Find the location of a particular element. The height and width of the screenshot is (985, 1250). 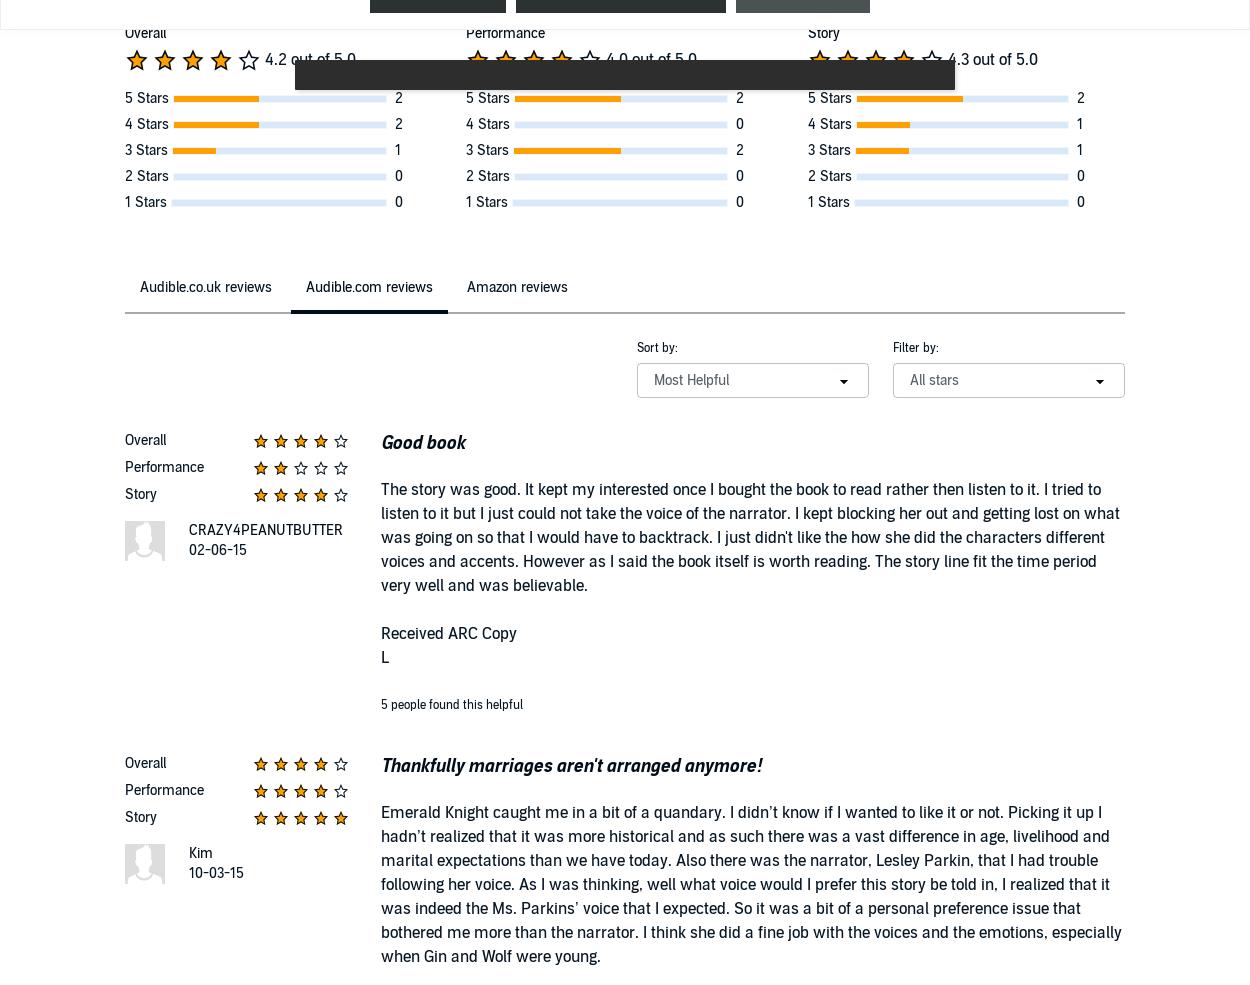

'Kim' is located at coordinates (200, 852).